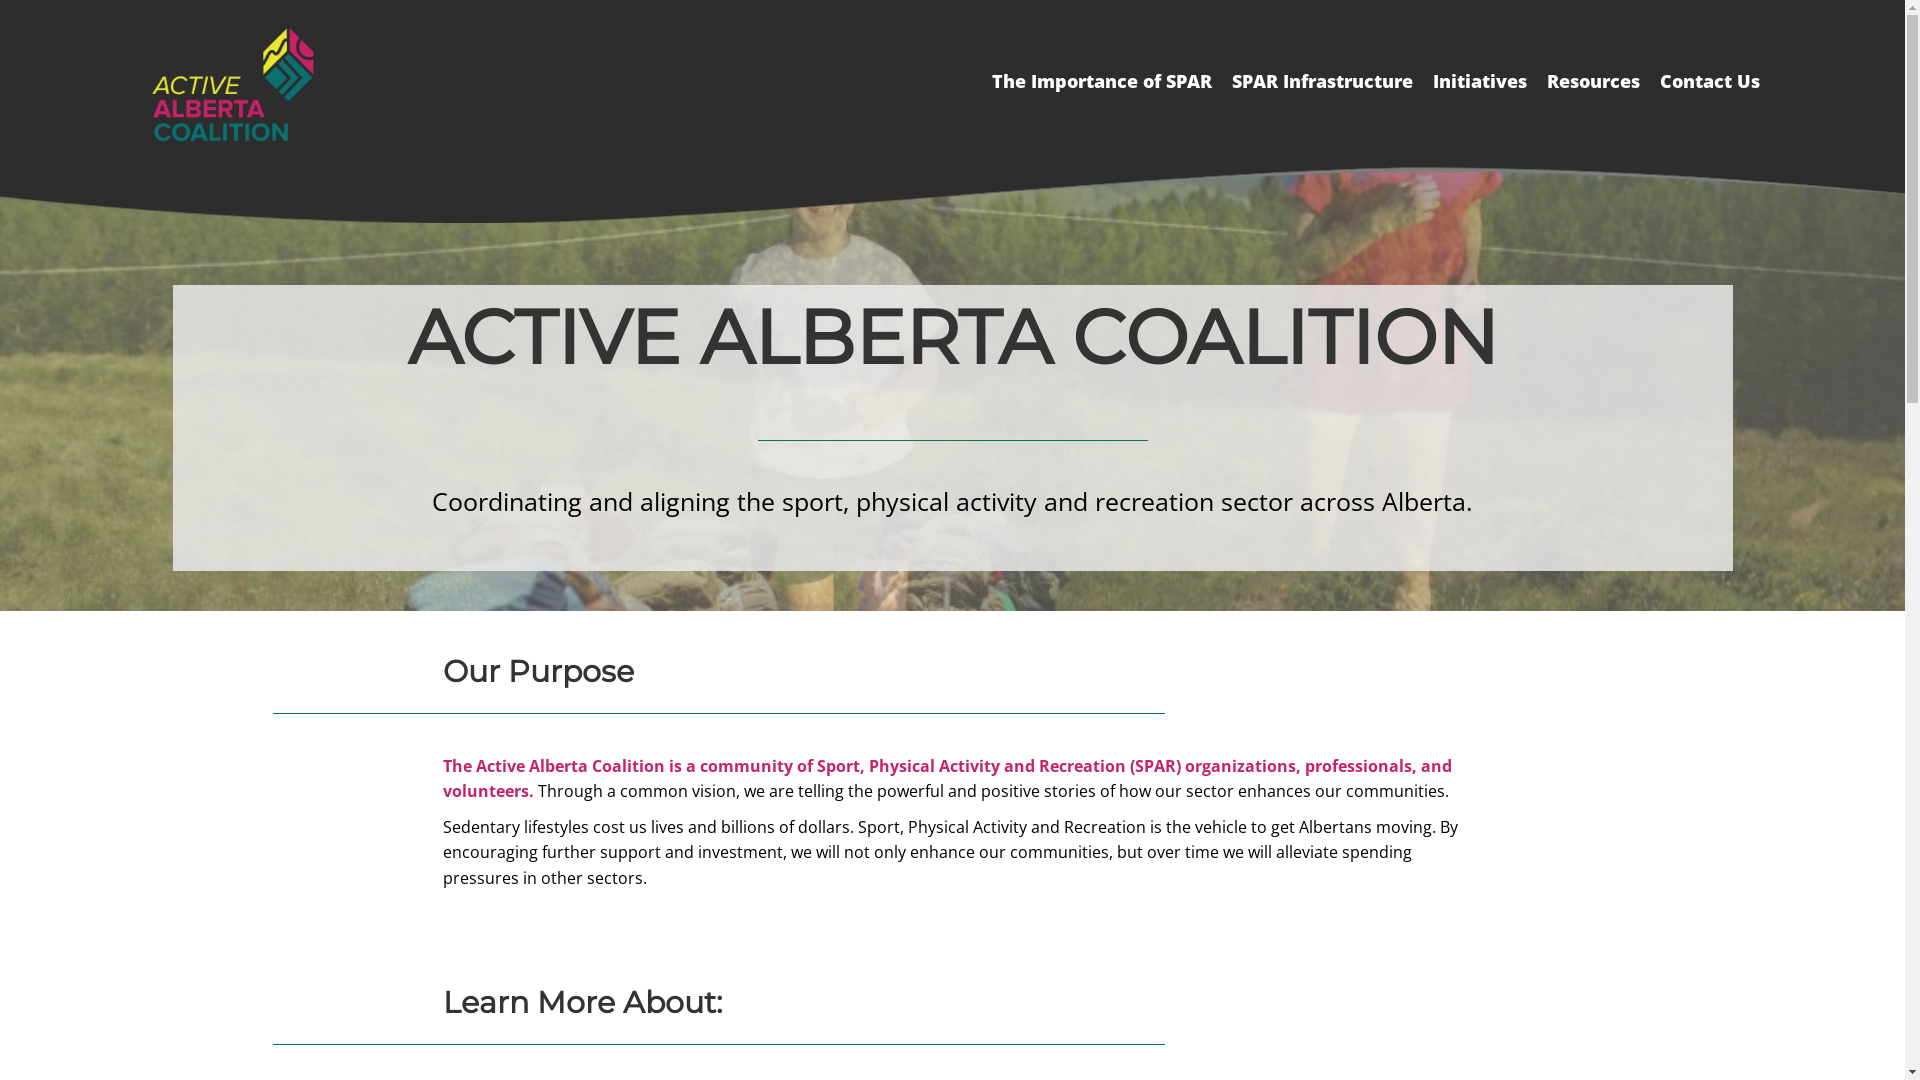 The width and height of the screenshot is (1920, 1080). What do you see at coordinates (1708, 80) in the screenshot?
I see `'Contact Us'` at bounding box center [1708, 80].